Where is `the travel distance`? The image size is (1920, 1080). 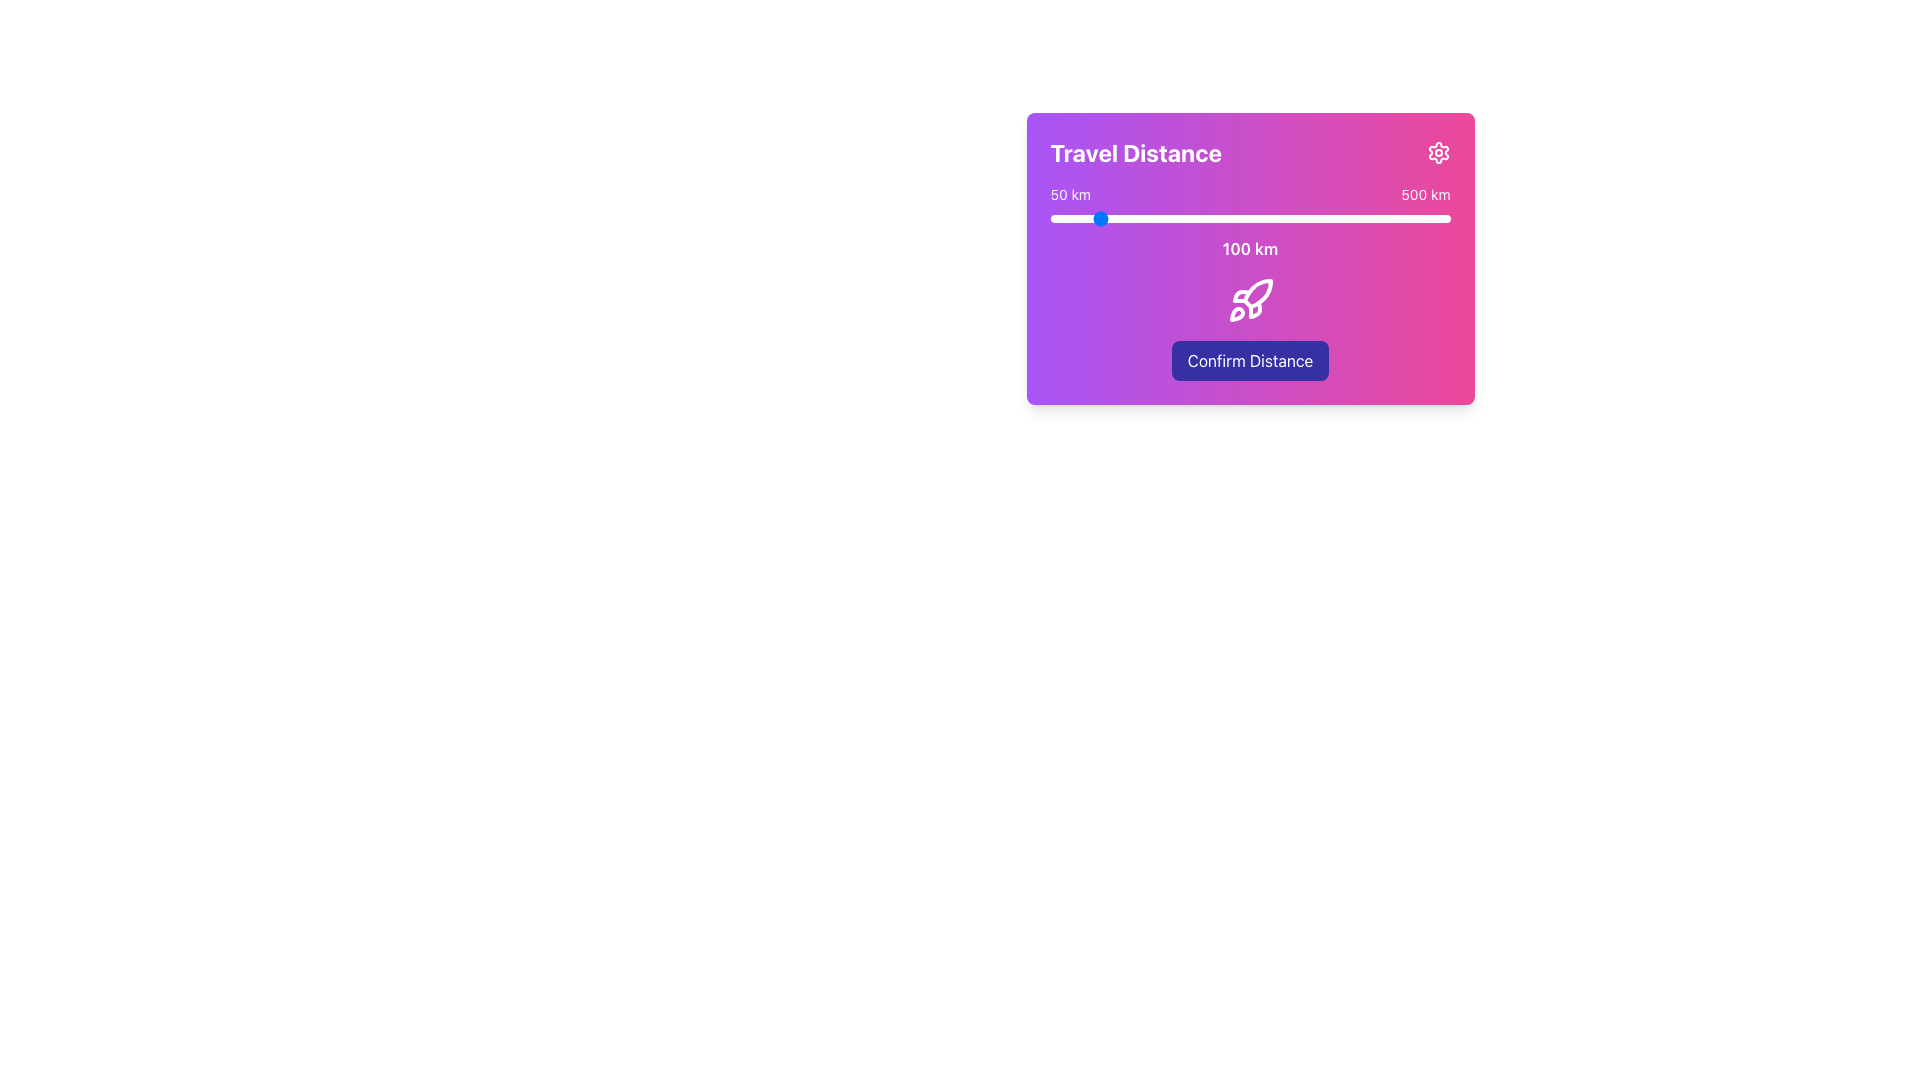 the travel distance is located at coordinates (1240, 219).